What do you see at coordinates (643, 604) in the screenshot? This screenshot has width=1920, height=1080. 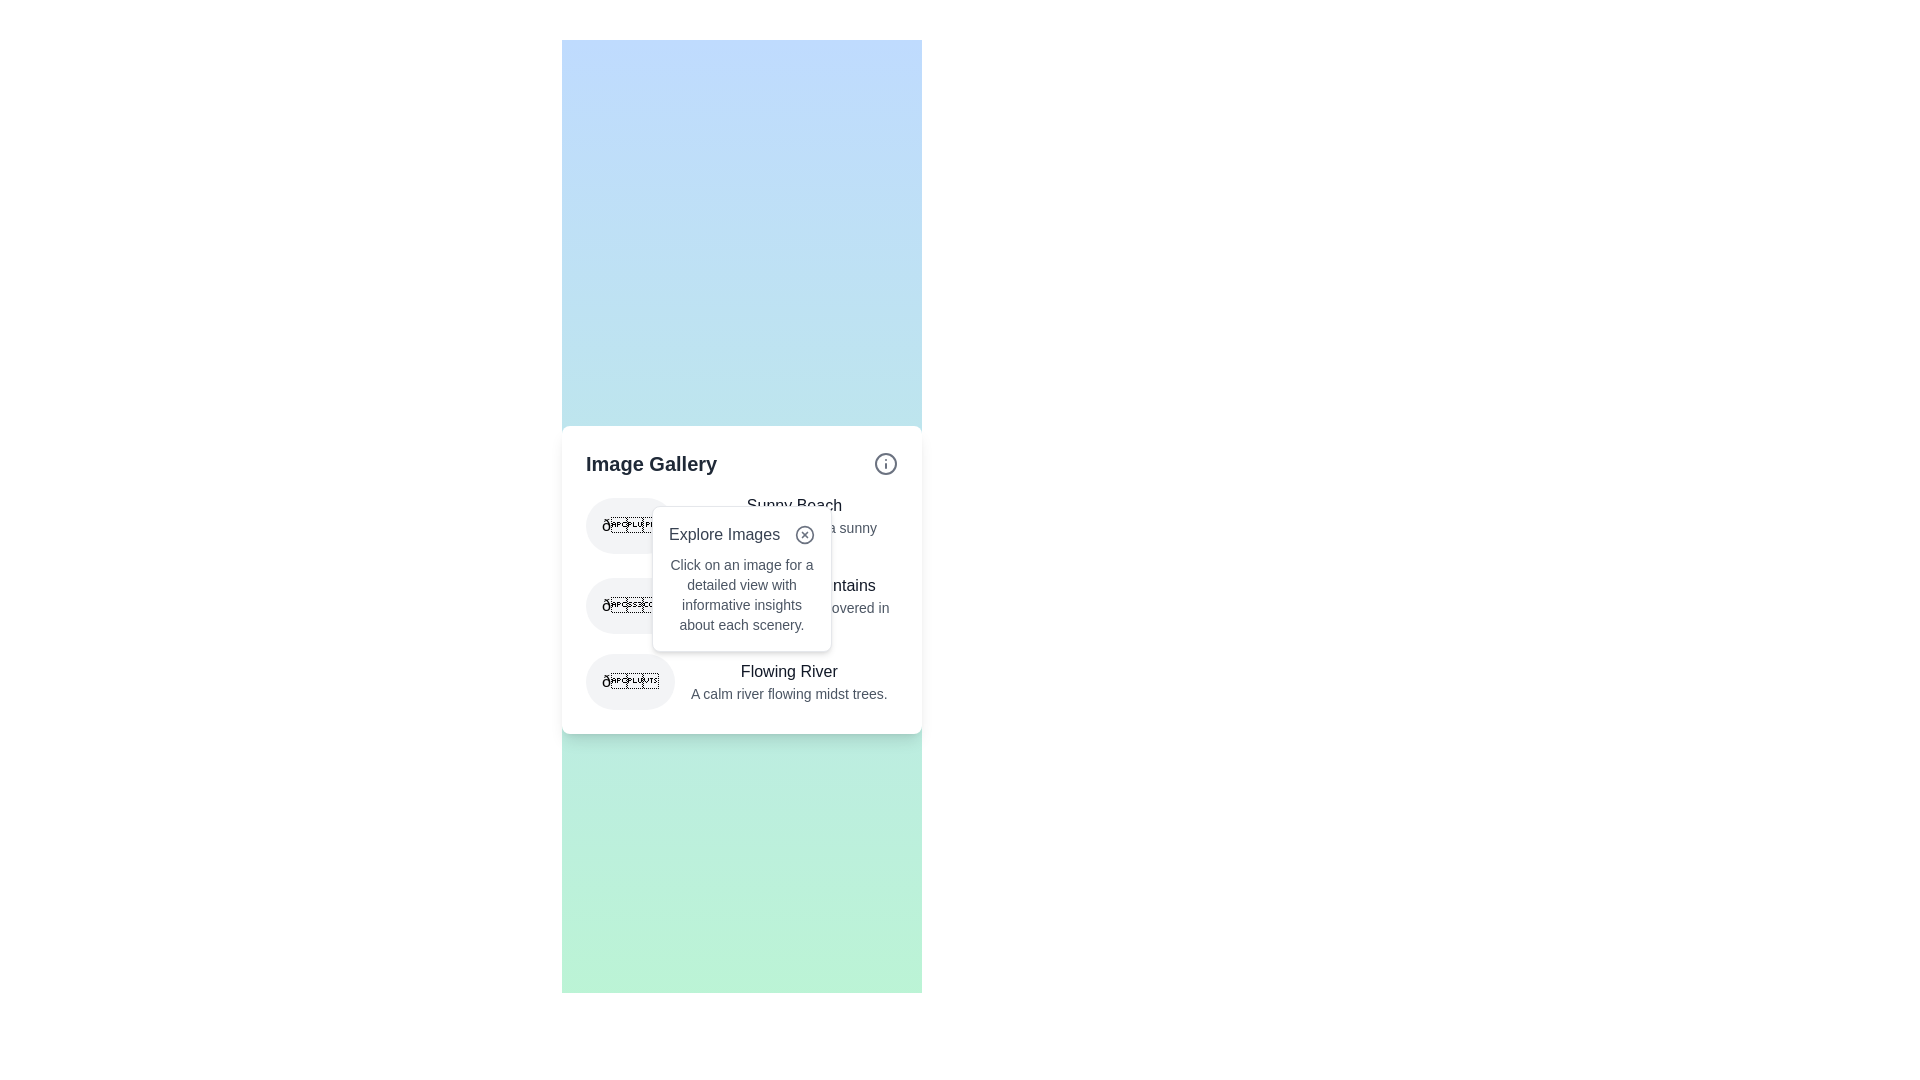 I see `the icon representing the list item for 'Majestic Mountains', which is located to the left of the textual content describing 'Beautiful peaks covered in snow.'` at bounding box center [643, 604].